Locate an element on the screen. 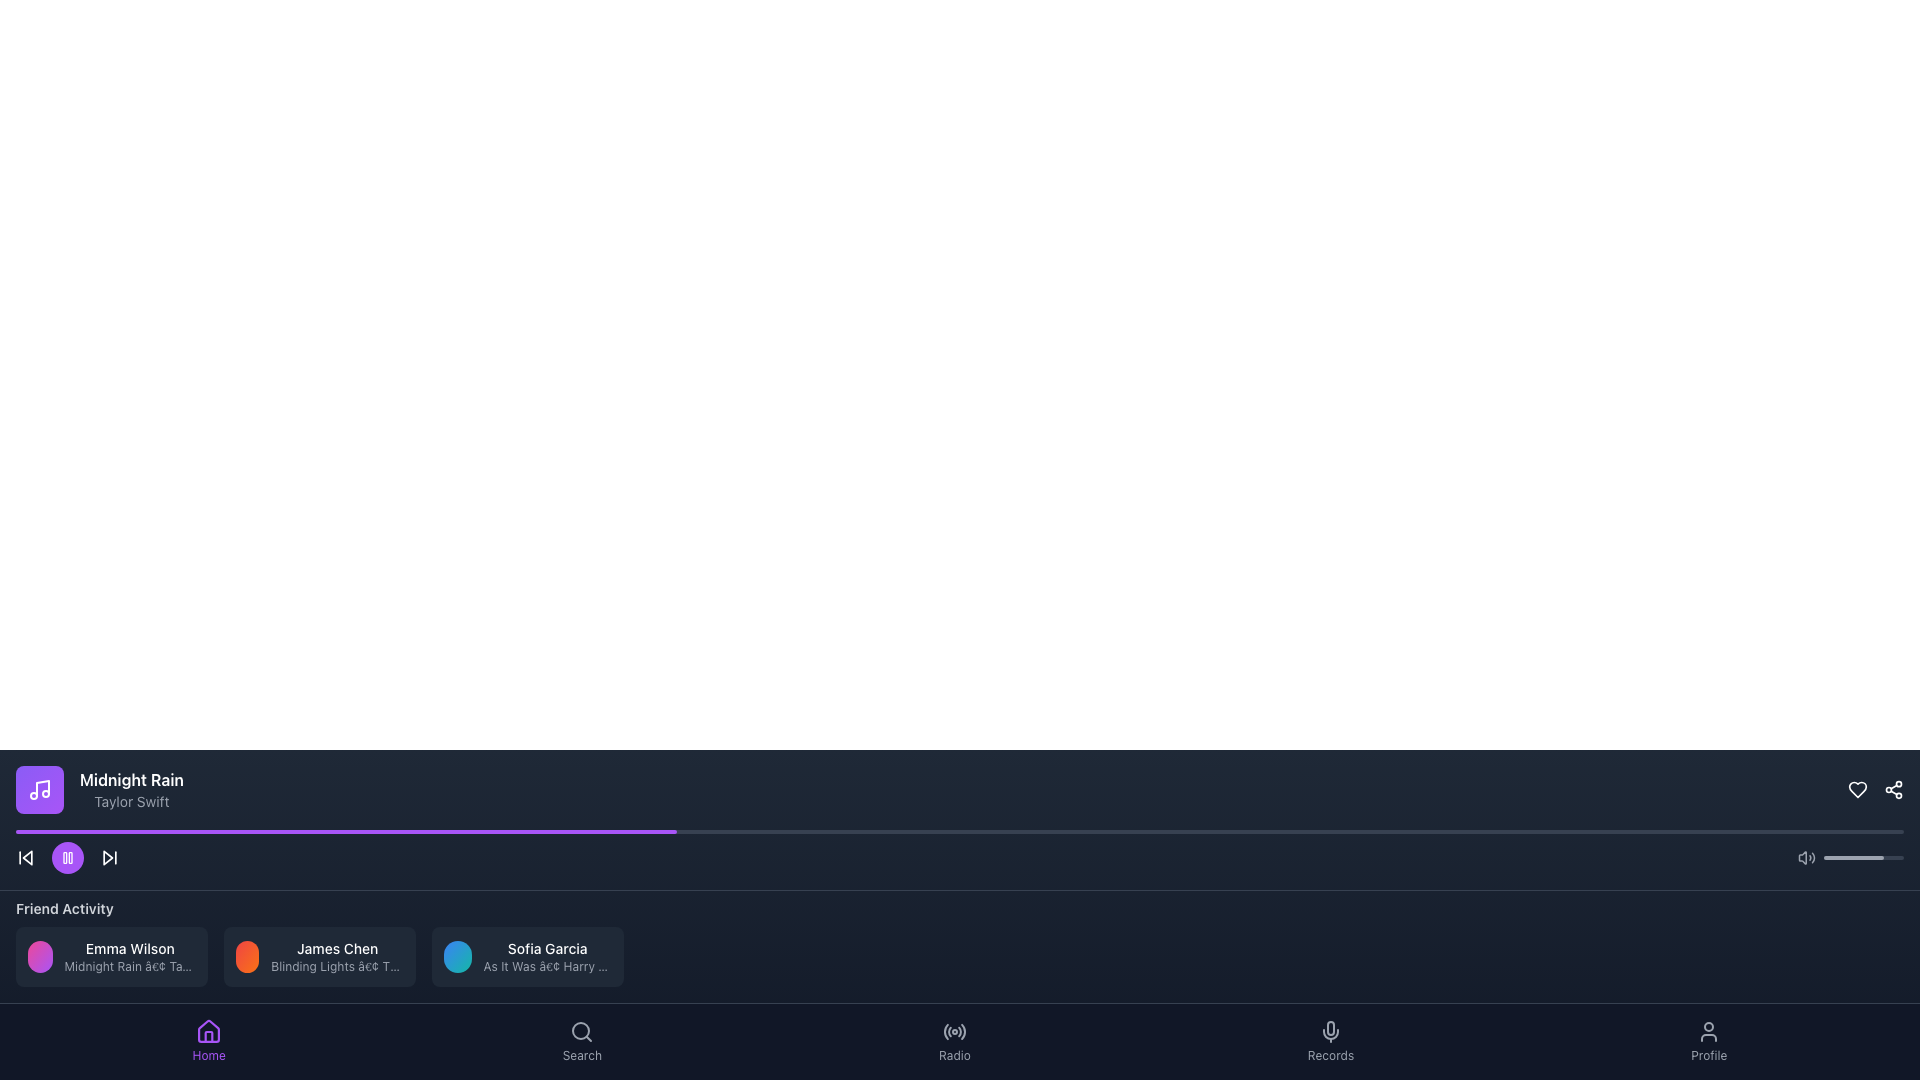 The image size is (1920, 1080). the 'Skip Forward' button located in the media playback control section at the bottom center of the interface to jump to the next media item is located at coordinates (107, 856).